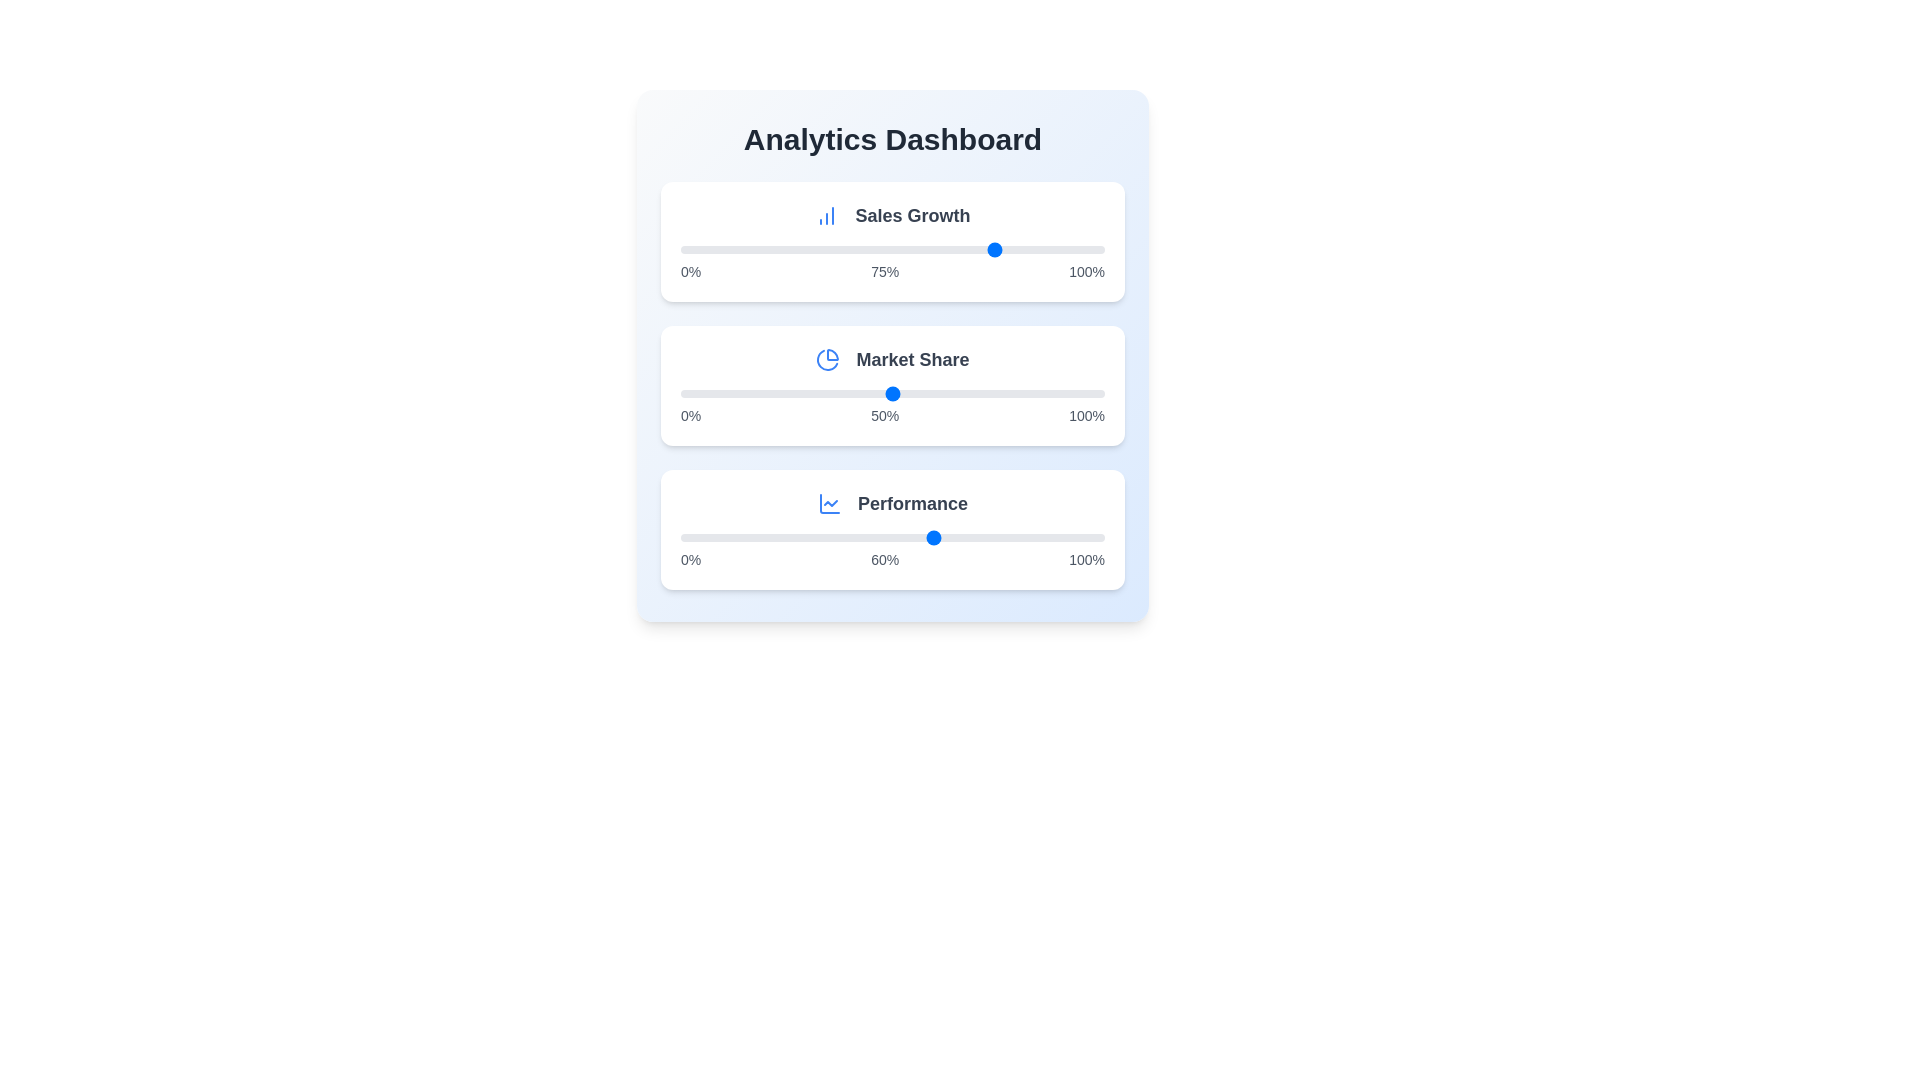  What do you see at coordinates (960, 536) in the screenshot?
I see `the 'Performance' slider to 66 percent` at bounding box center [960, 536].